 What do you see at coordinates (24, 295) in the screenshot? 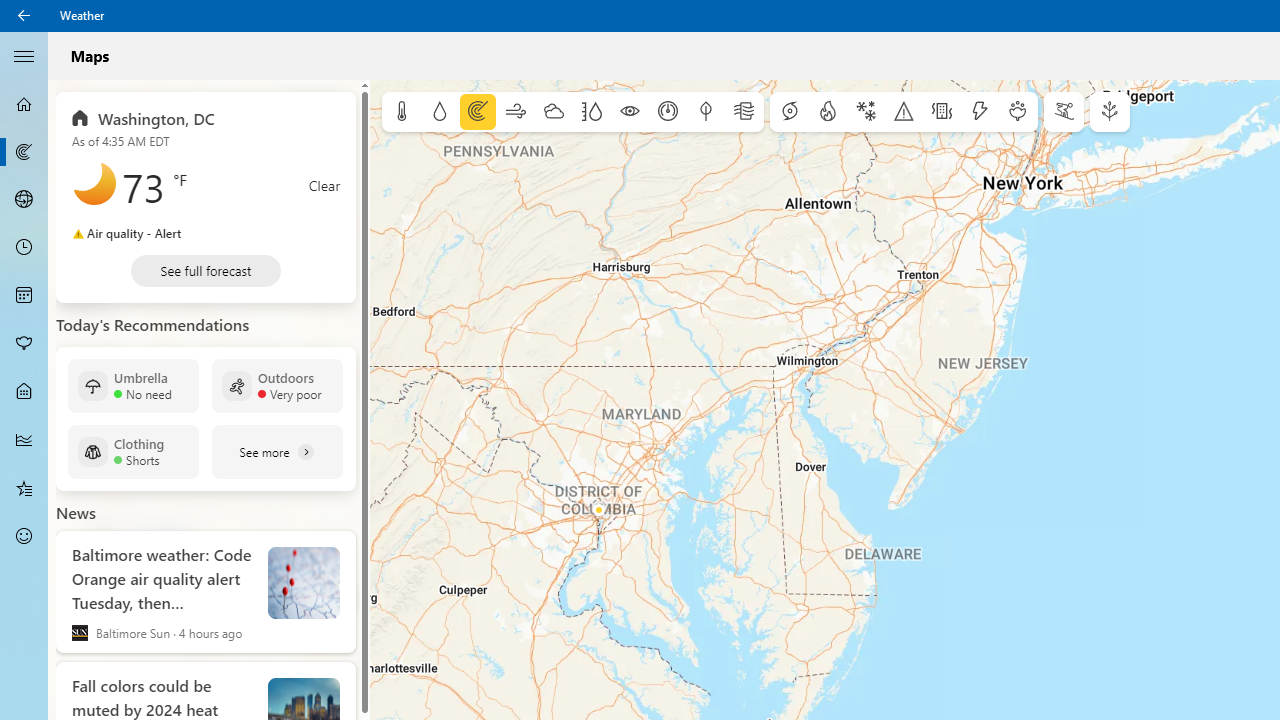
I see `'Monthly Forecast - Not Selected'` at bounding box center [24, 295].